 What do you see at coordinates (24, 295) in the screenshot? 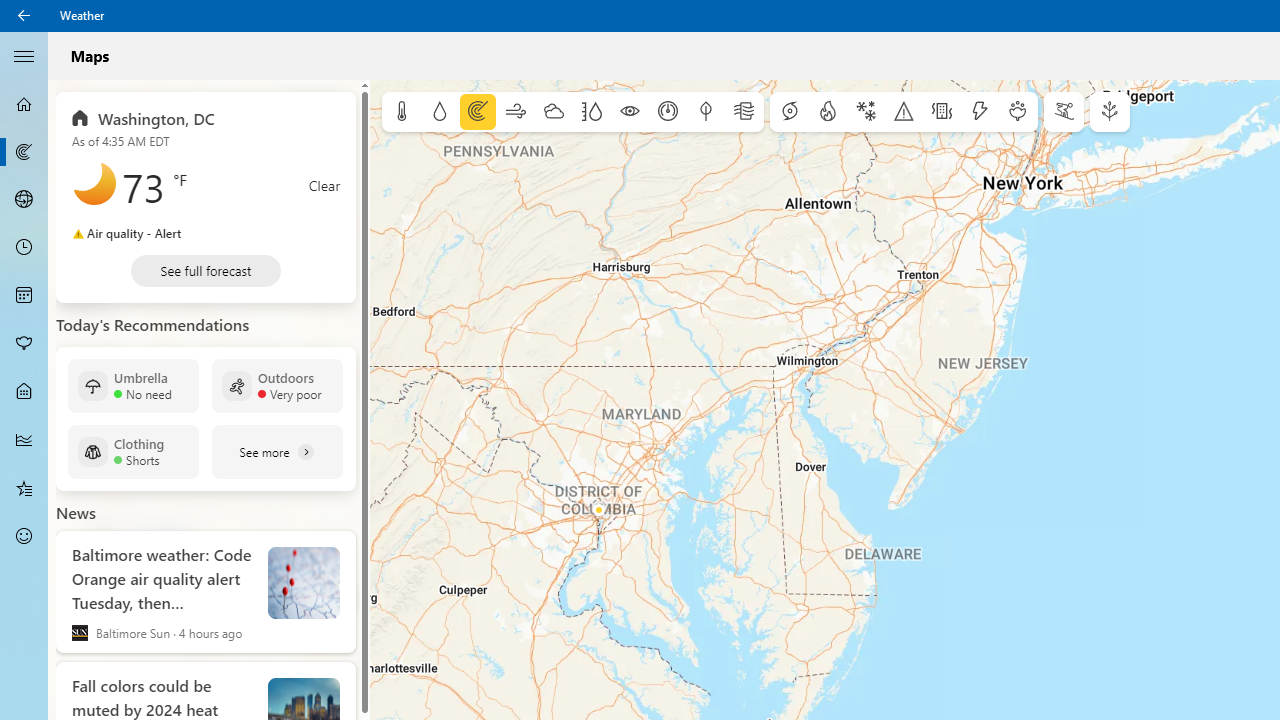
I see `'Monthly Forecast - Not Selected'` at bounding box center [24, 295].